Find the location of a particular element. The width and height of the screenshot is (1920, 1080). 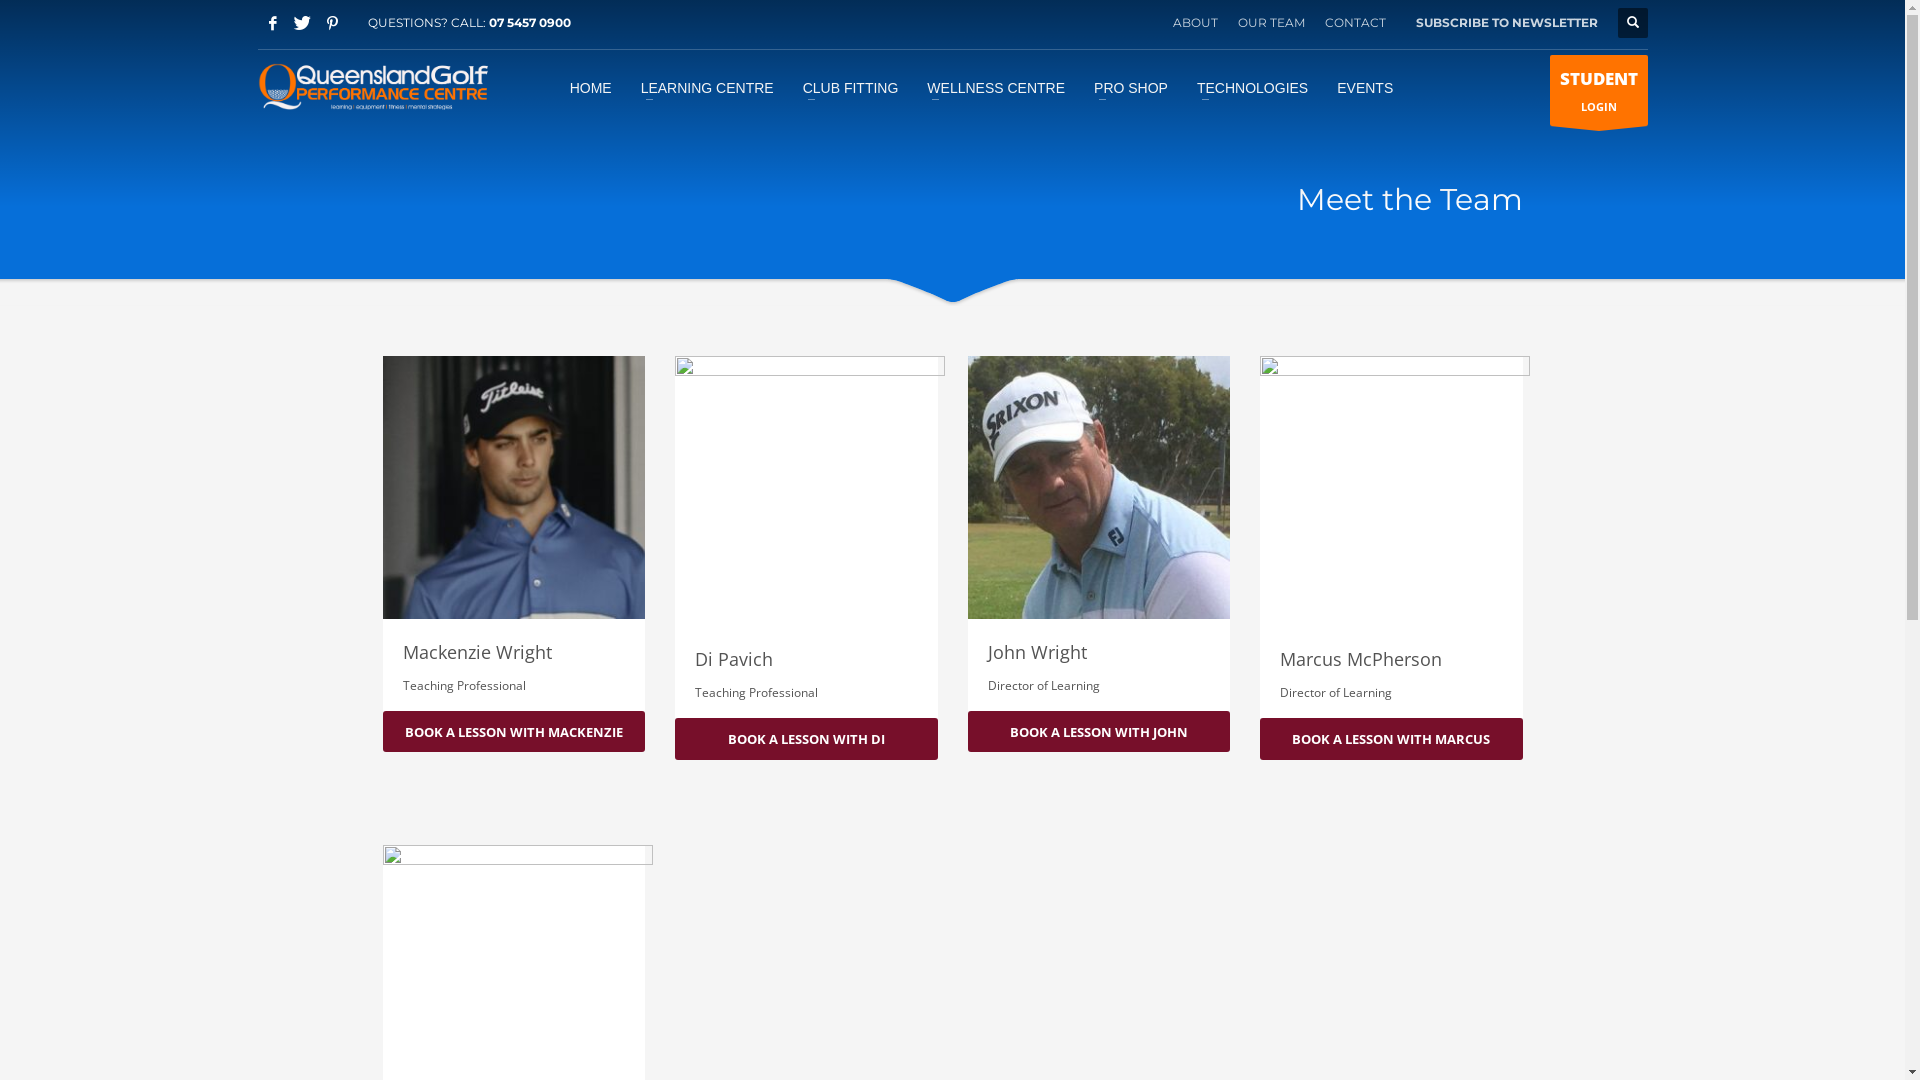

'07 5457 0900' is located at coordinates (528, 22).